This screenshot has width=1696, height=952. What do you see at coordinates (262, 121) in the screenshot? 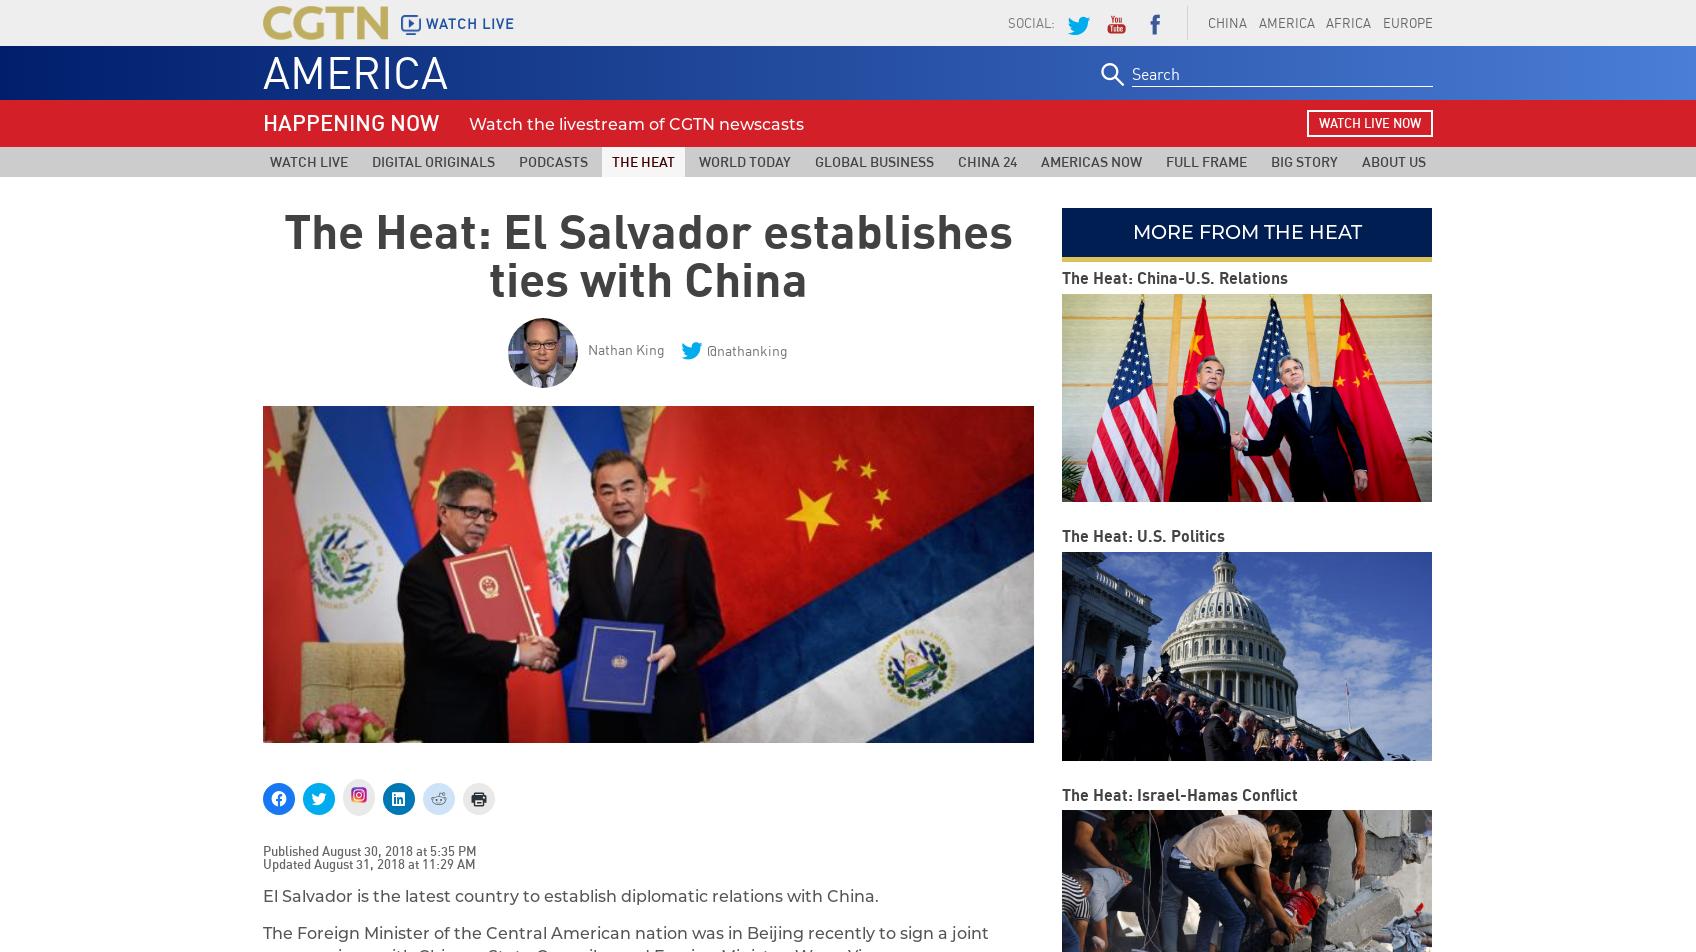
I see `'HAPPENING NOW'` at bounding box center [262, 121].